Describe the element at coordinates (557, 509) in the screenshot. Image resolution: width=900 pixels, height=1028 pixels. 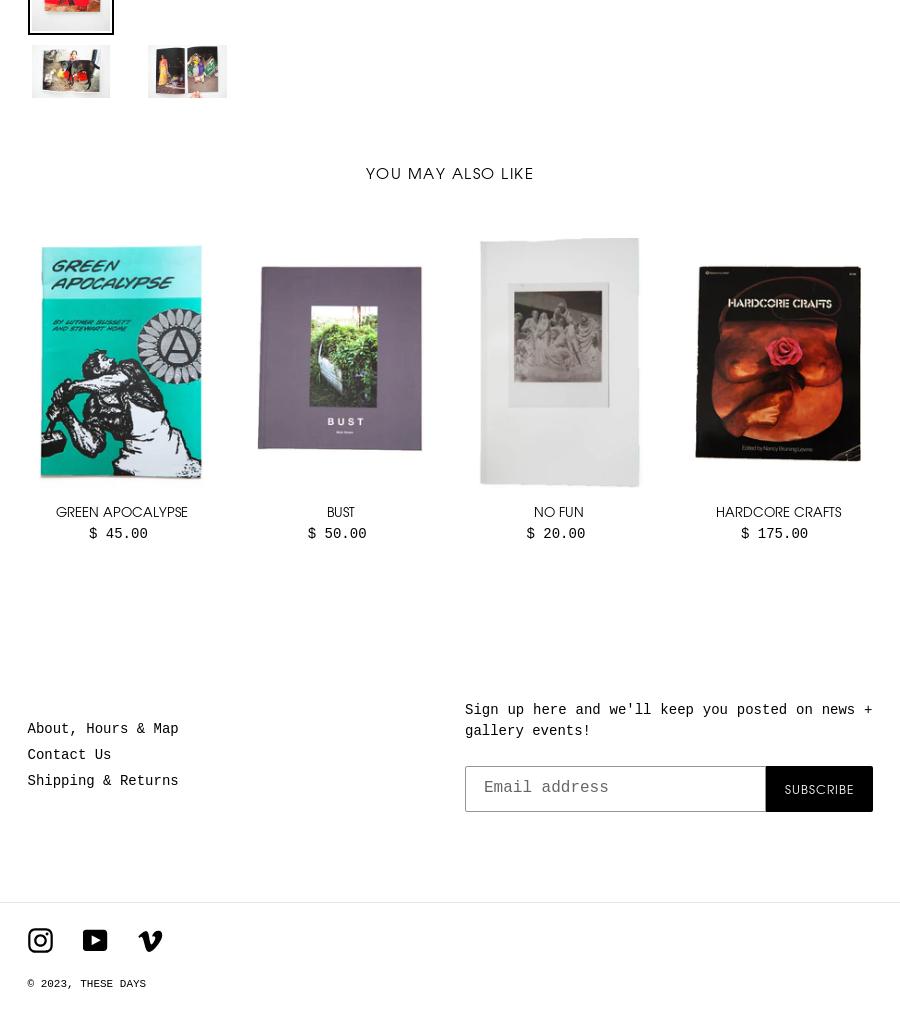
I see `'NO FUN'` at that location.